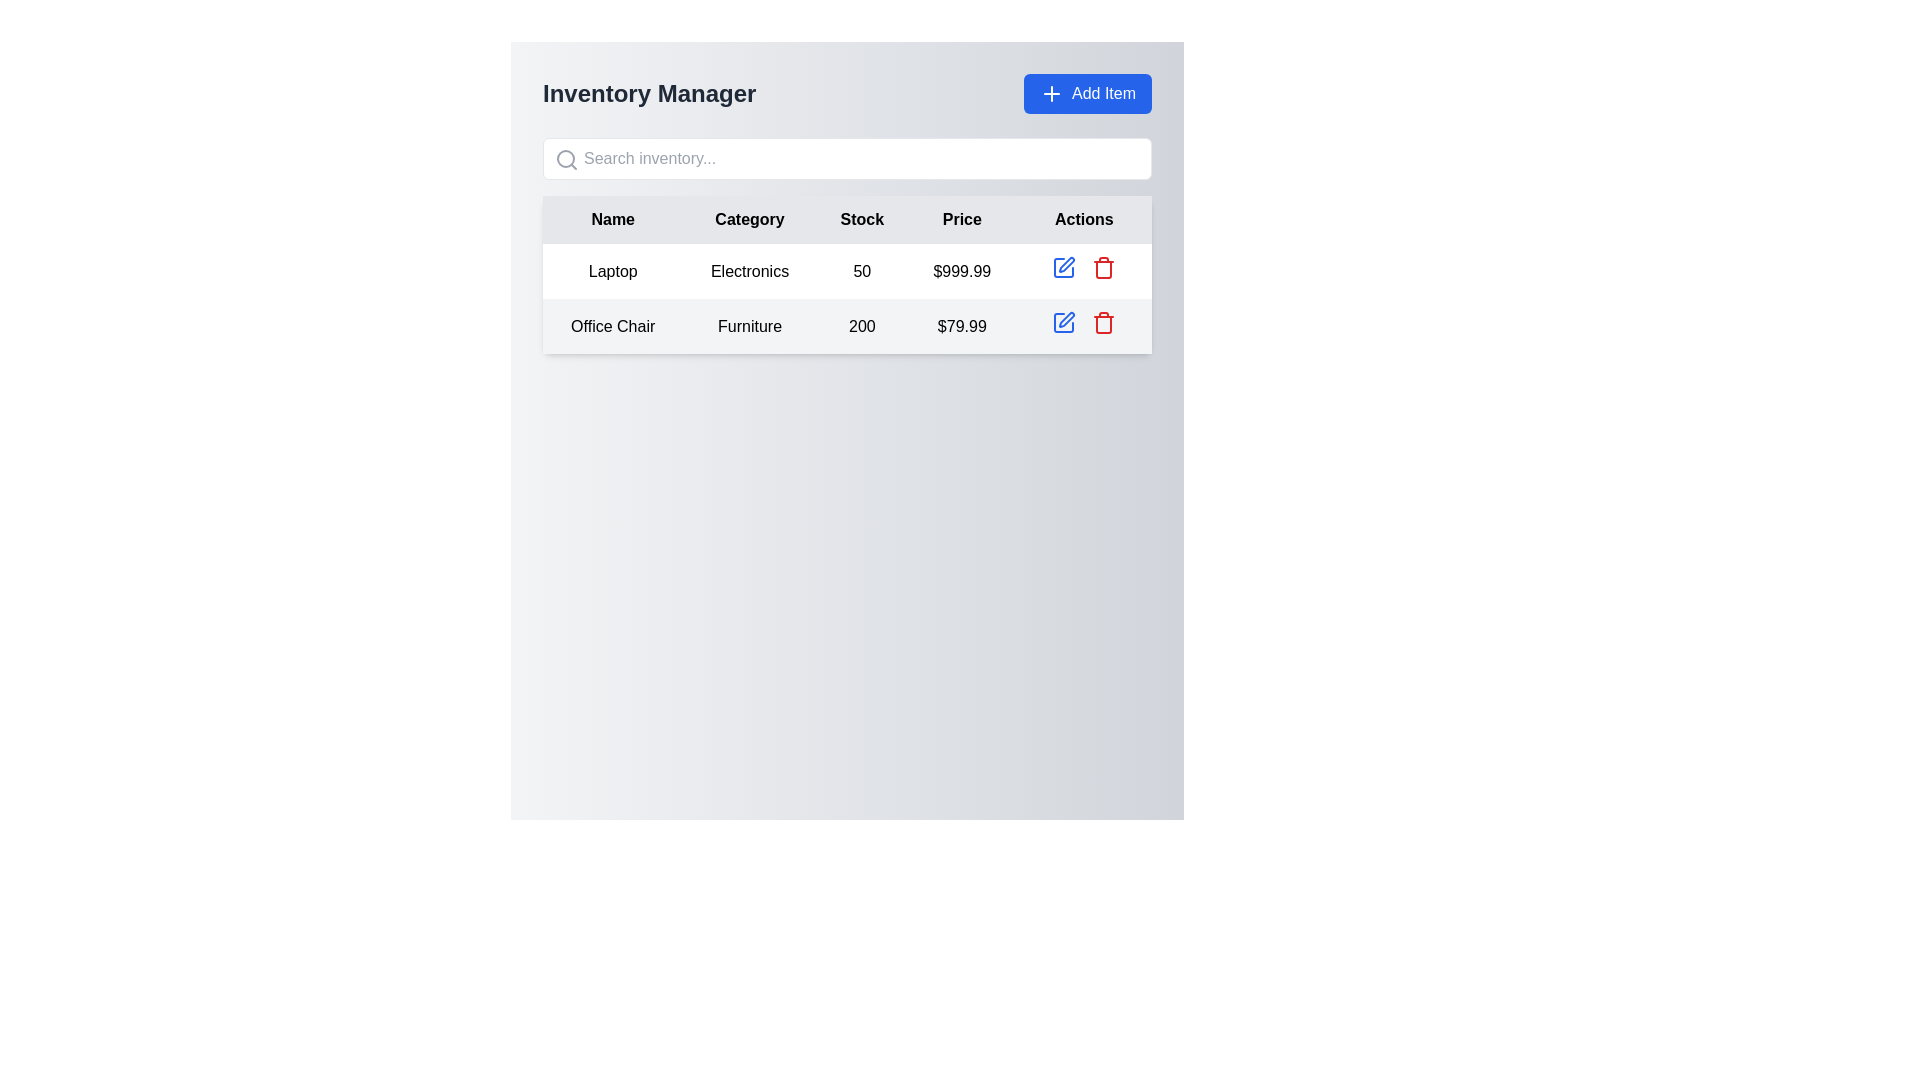 The height and width of the screenshot is (1080, 1920). I want to click on the gray magnifying glass icon located on the left side of the search input box labeled 'Search inventory...', so click(565, 158).